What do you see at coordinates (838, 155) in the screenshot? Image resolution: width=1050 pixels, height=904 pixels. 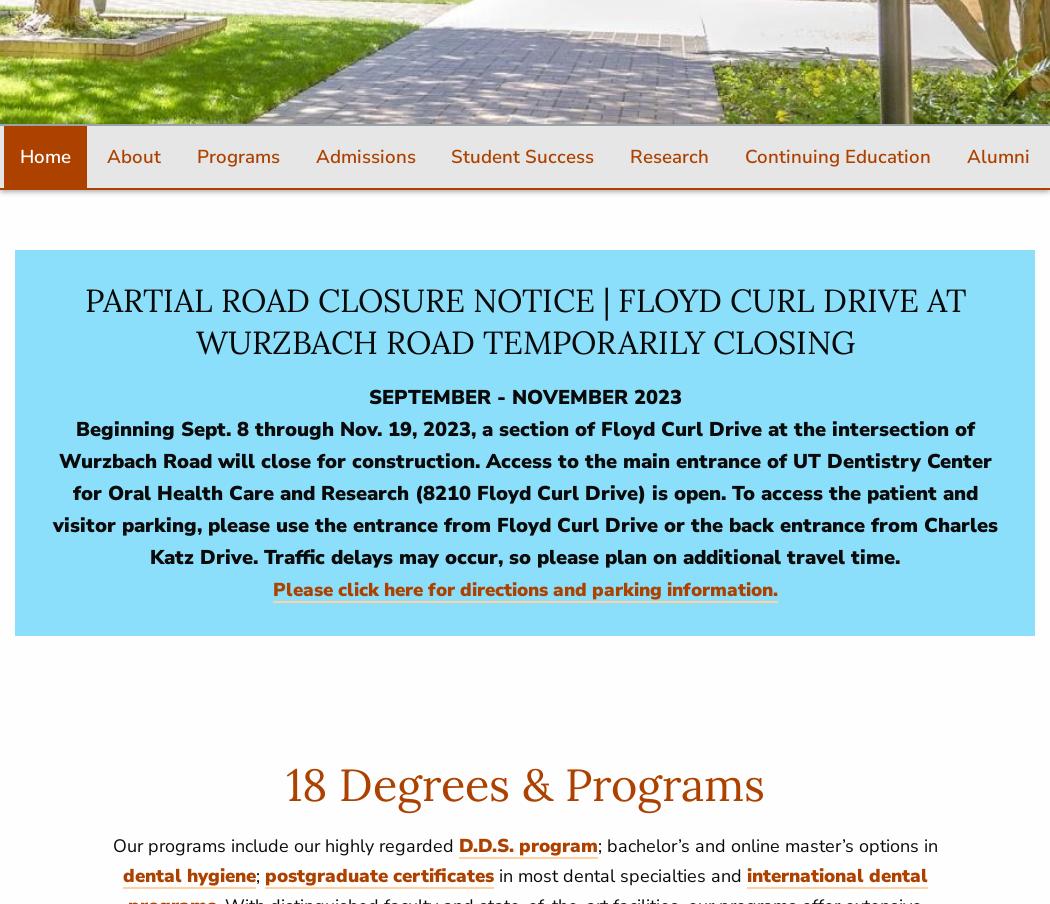 I see `'Continuing Education'` at bounding box center [838, 155].